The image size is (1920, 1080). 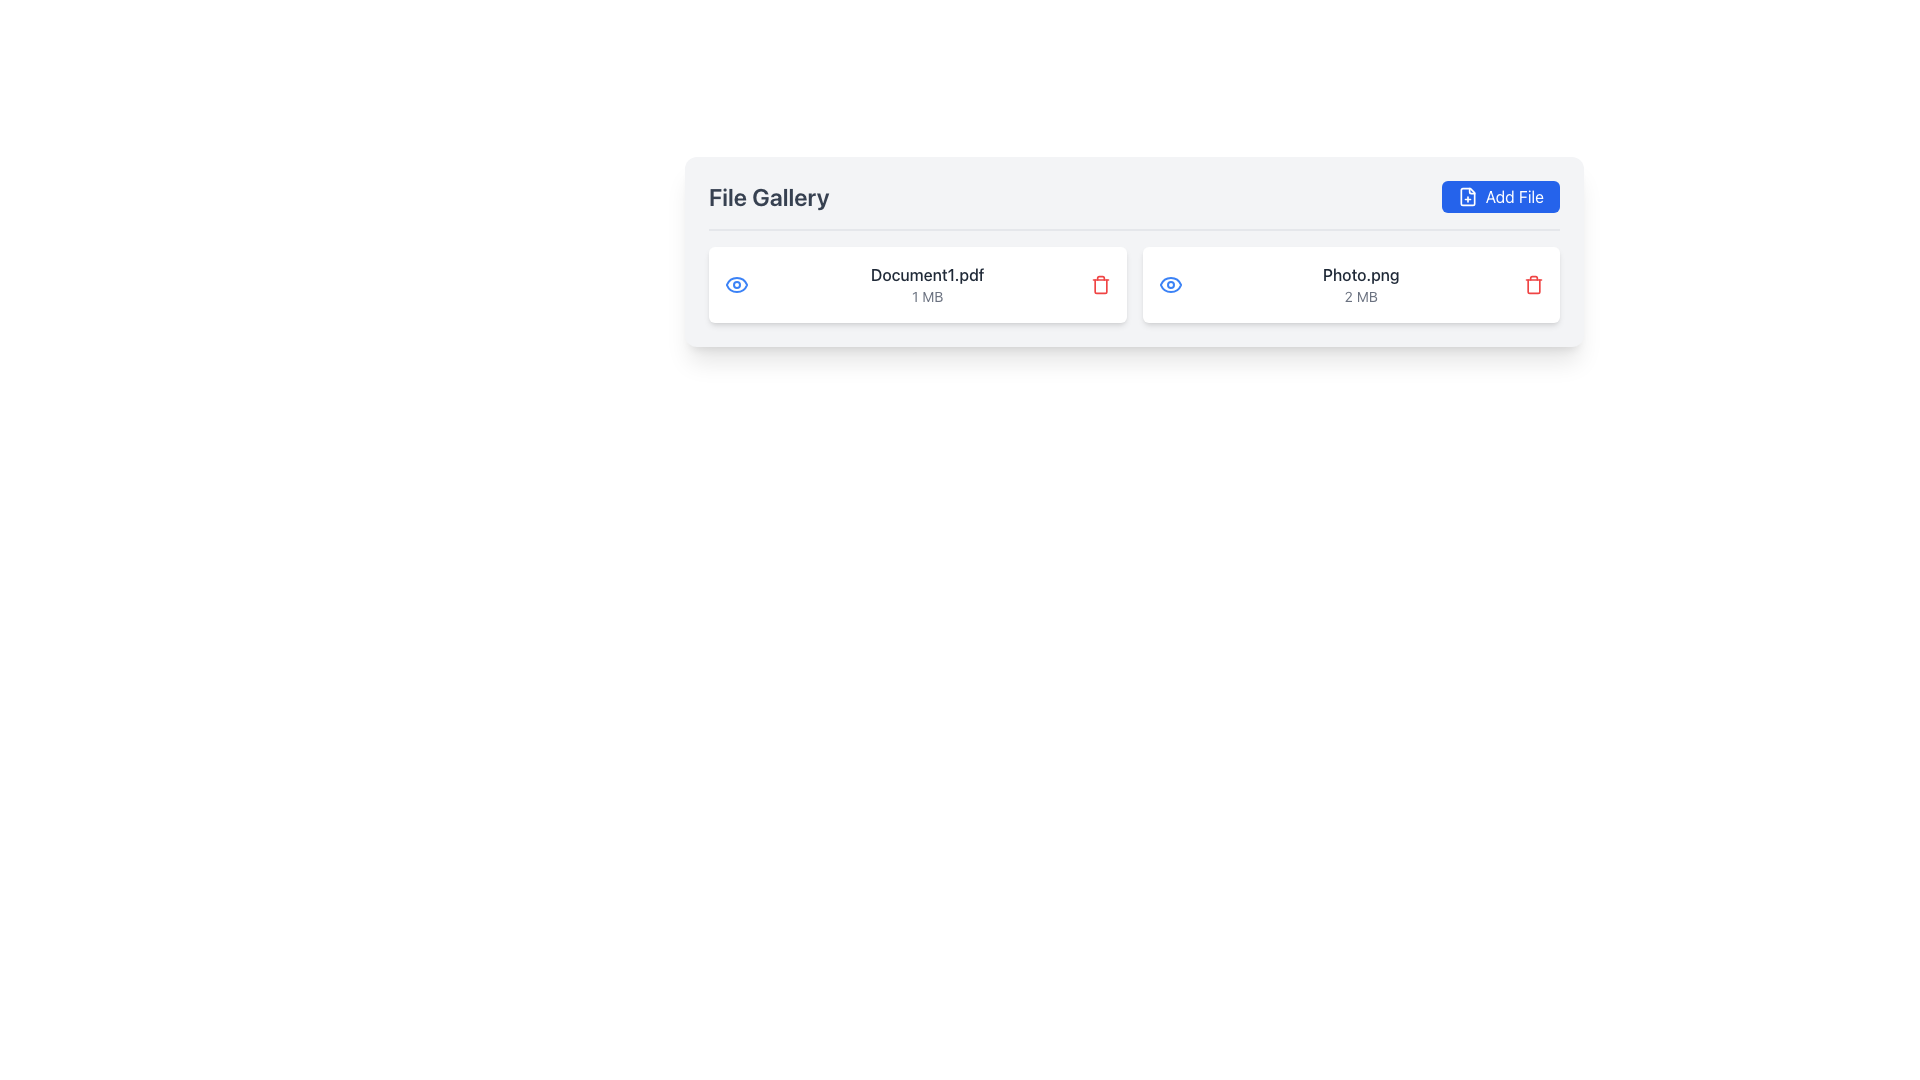 I want to click on the blue outlined eye-shaped icon located to the left of the file name 'Document1.pdf' in the first row of the file list, so click(x=1170, y=285).